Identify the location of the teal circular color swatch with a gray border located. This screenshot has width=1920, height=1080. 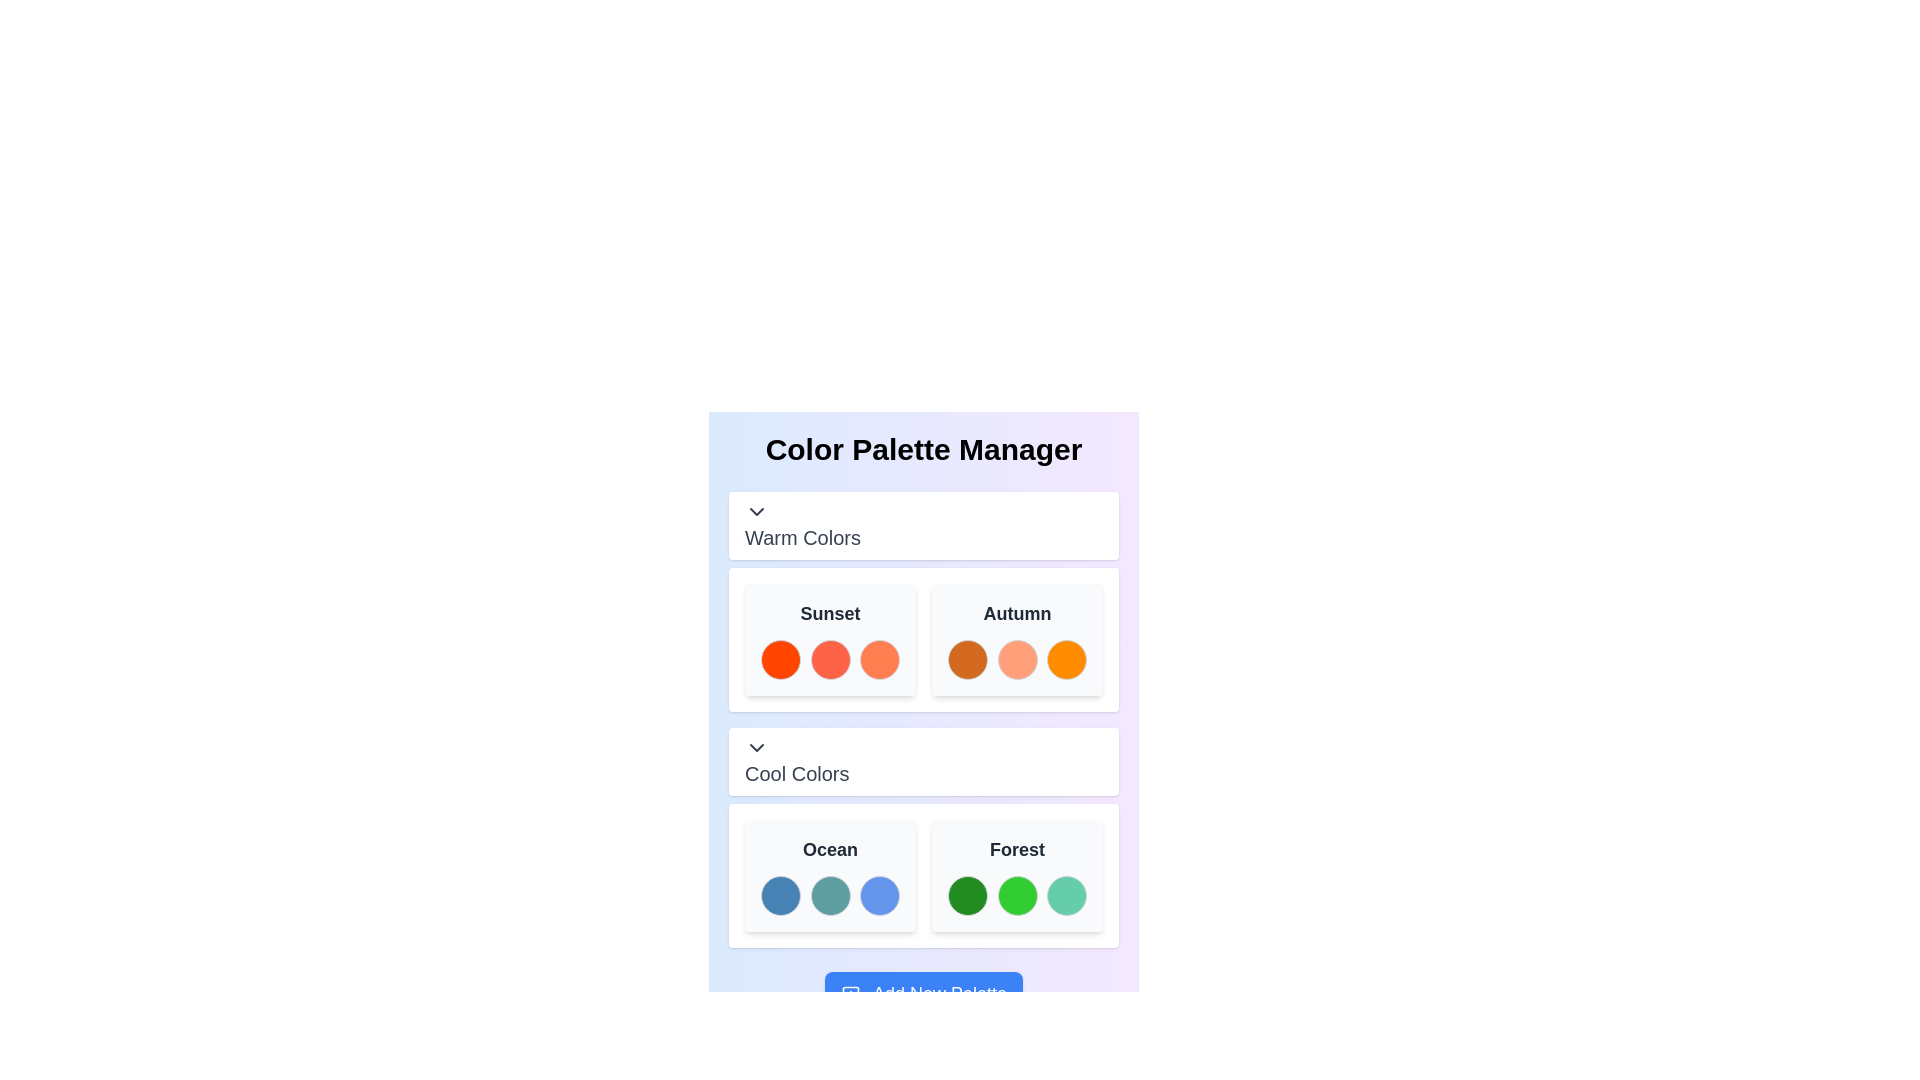
(830, 894).